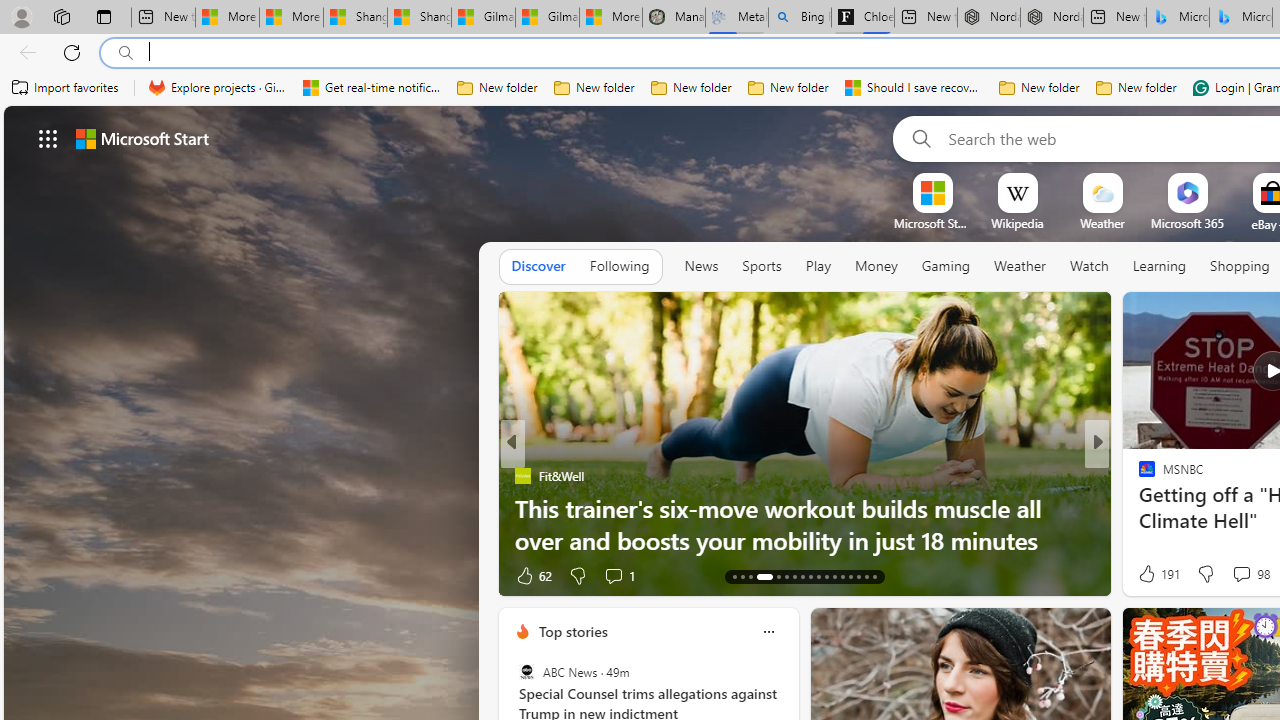 This screenshot has width=1280, height=720. Describe the element at coordinates (1017, 223) in the screenshot. I see `'Wikipedia'` at that location.